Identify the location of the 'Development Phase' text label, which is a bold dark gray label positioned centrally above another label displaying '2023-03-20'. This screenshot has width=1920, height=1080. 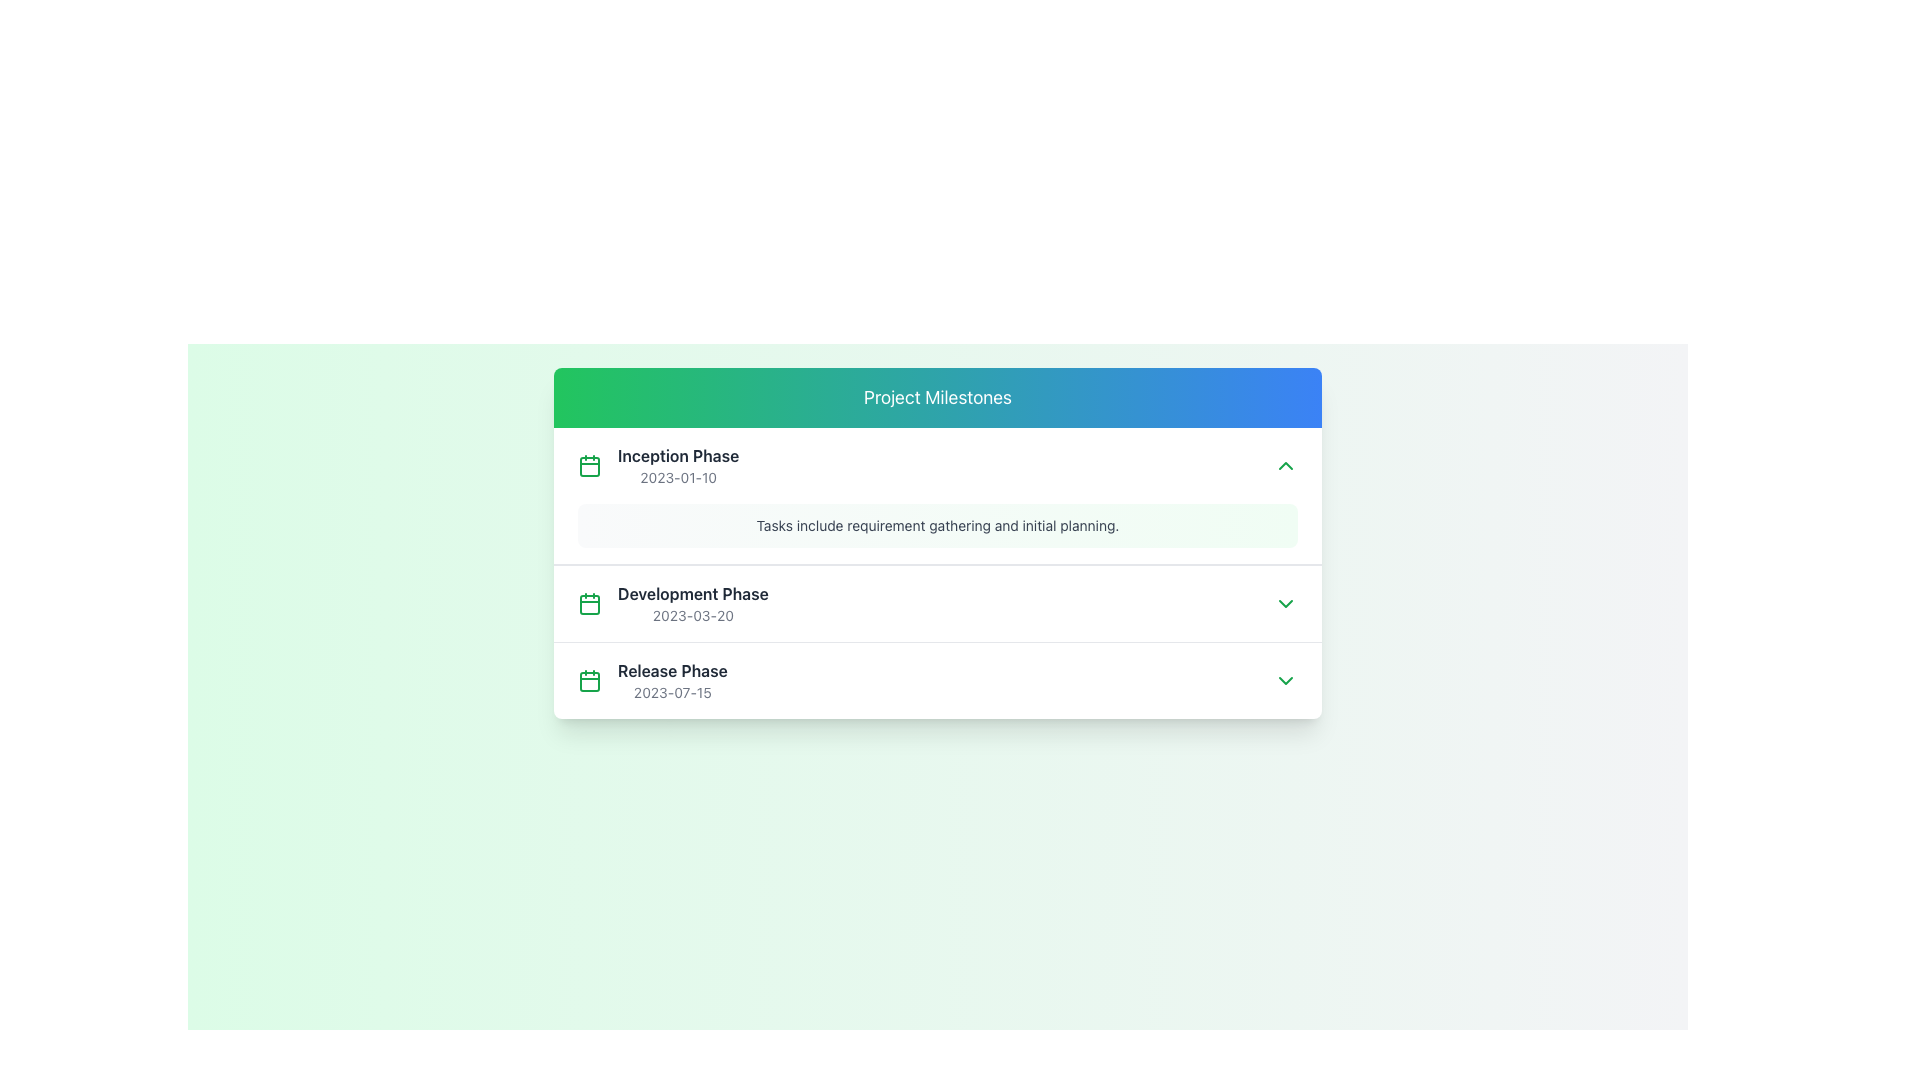
(693, 593).